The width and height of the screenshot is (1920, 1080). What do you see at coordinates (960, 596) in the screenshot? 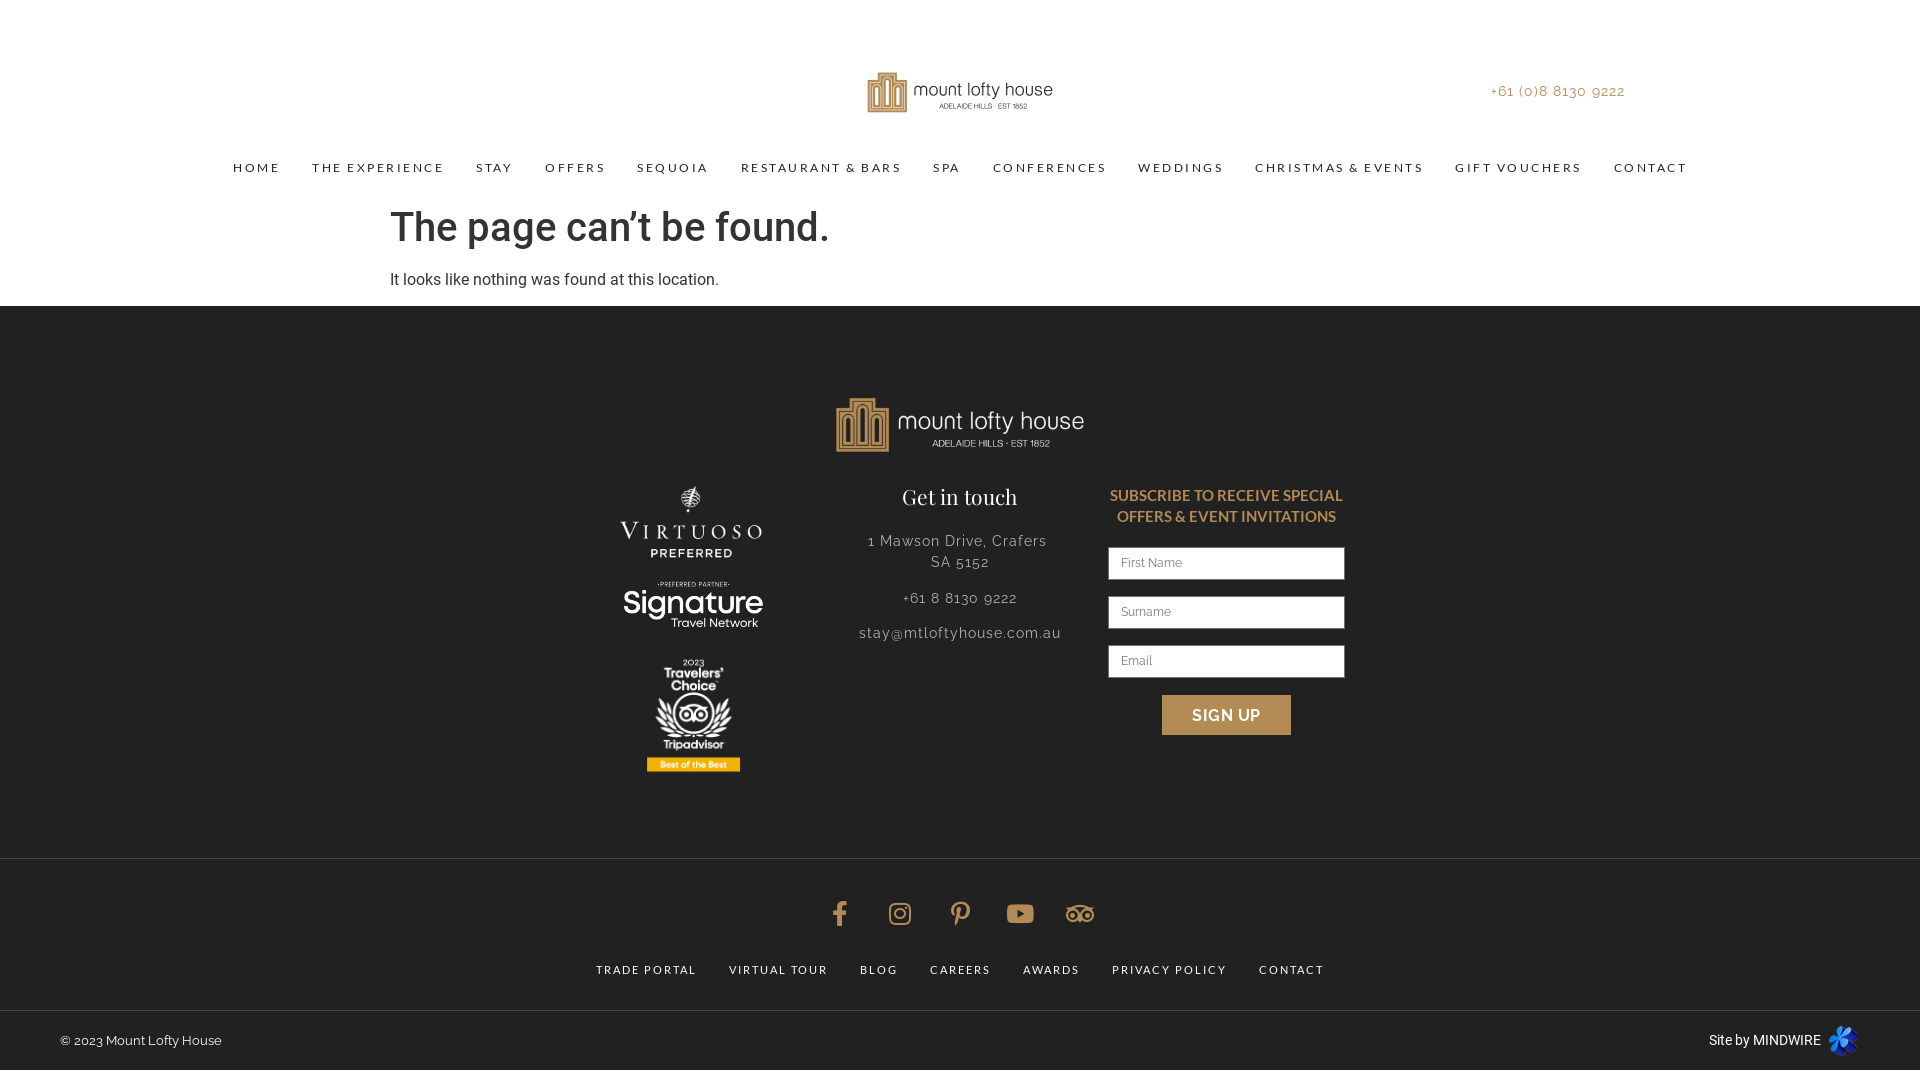
I see `'+61 8 8130 9222'` at bounding box center [960, 596].